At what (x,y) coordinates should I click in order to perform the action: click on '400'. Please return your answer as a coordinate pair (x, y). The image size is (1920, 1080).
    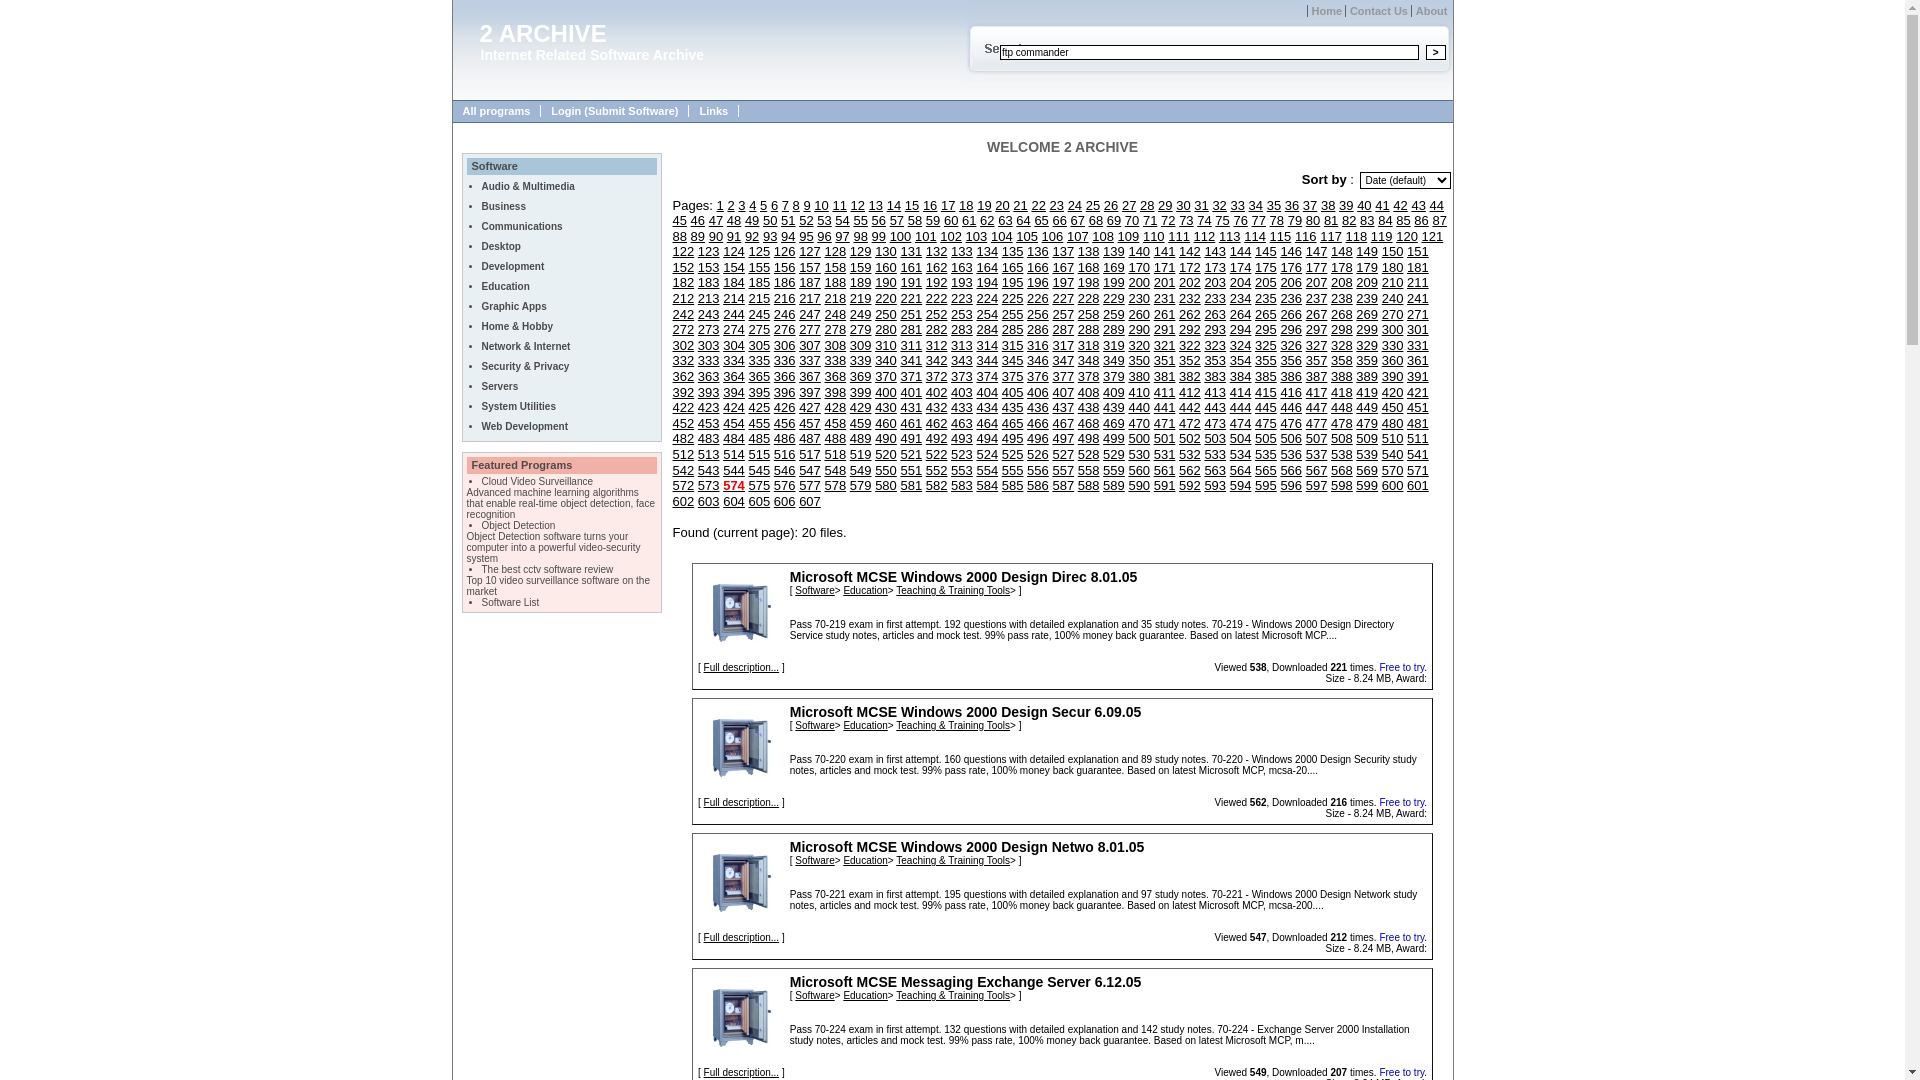
    Looking at the image, I should click on (885, 392).